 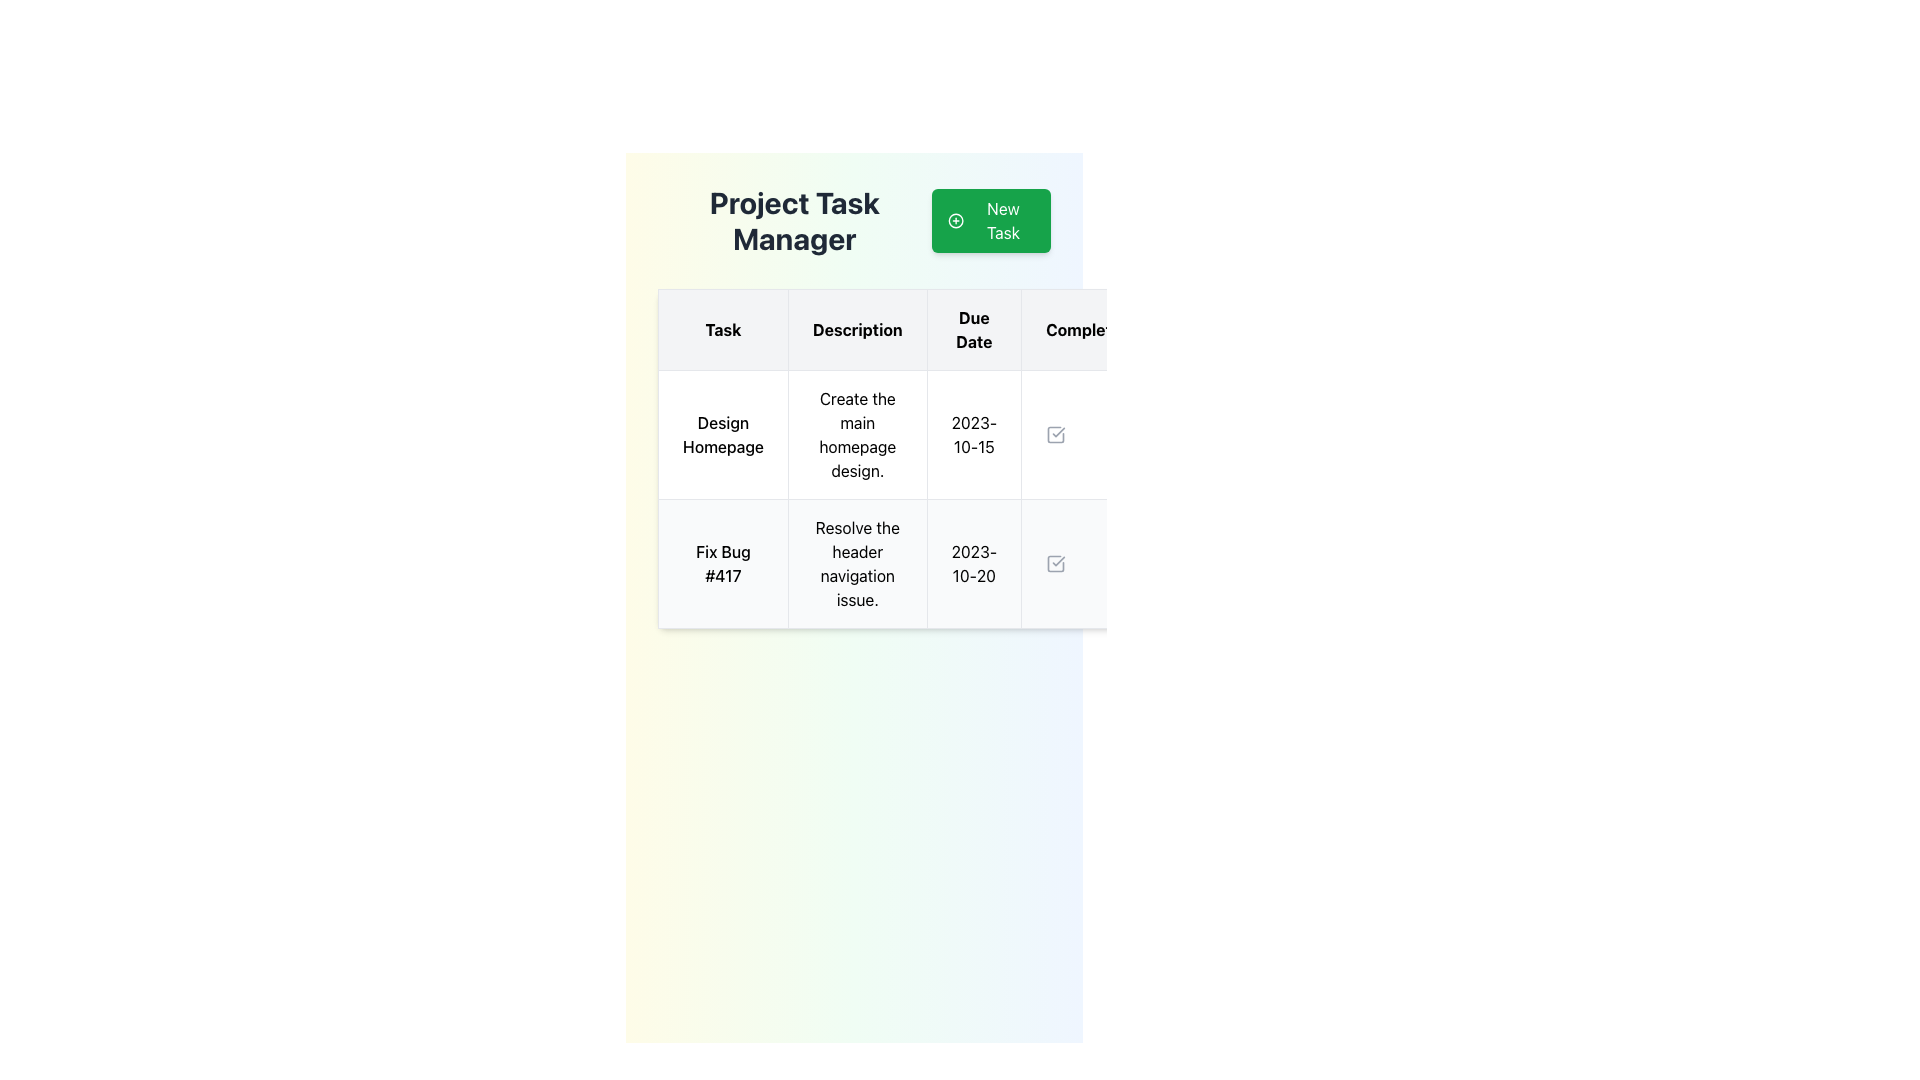 What do you see at coordinates (1055, 434) in the screenshot?
I see `the gray checkbox icon with a rounded square border and a checkmark inside, located` at bounding box center [1055, 434].